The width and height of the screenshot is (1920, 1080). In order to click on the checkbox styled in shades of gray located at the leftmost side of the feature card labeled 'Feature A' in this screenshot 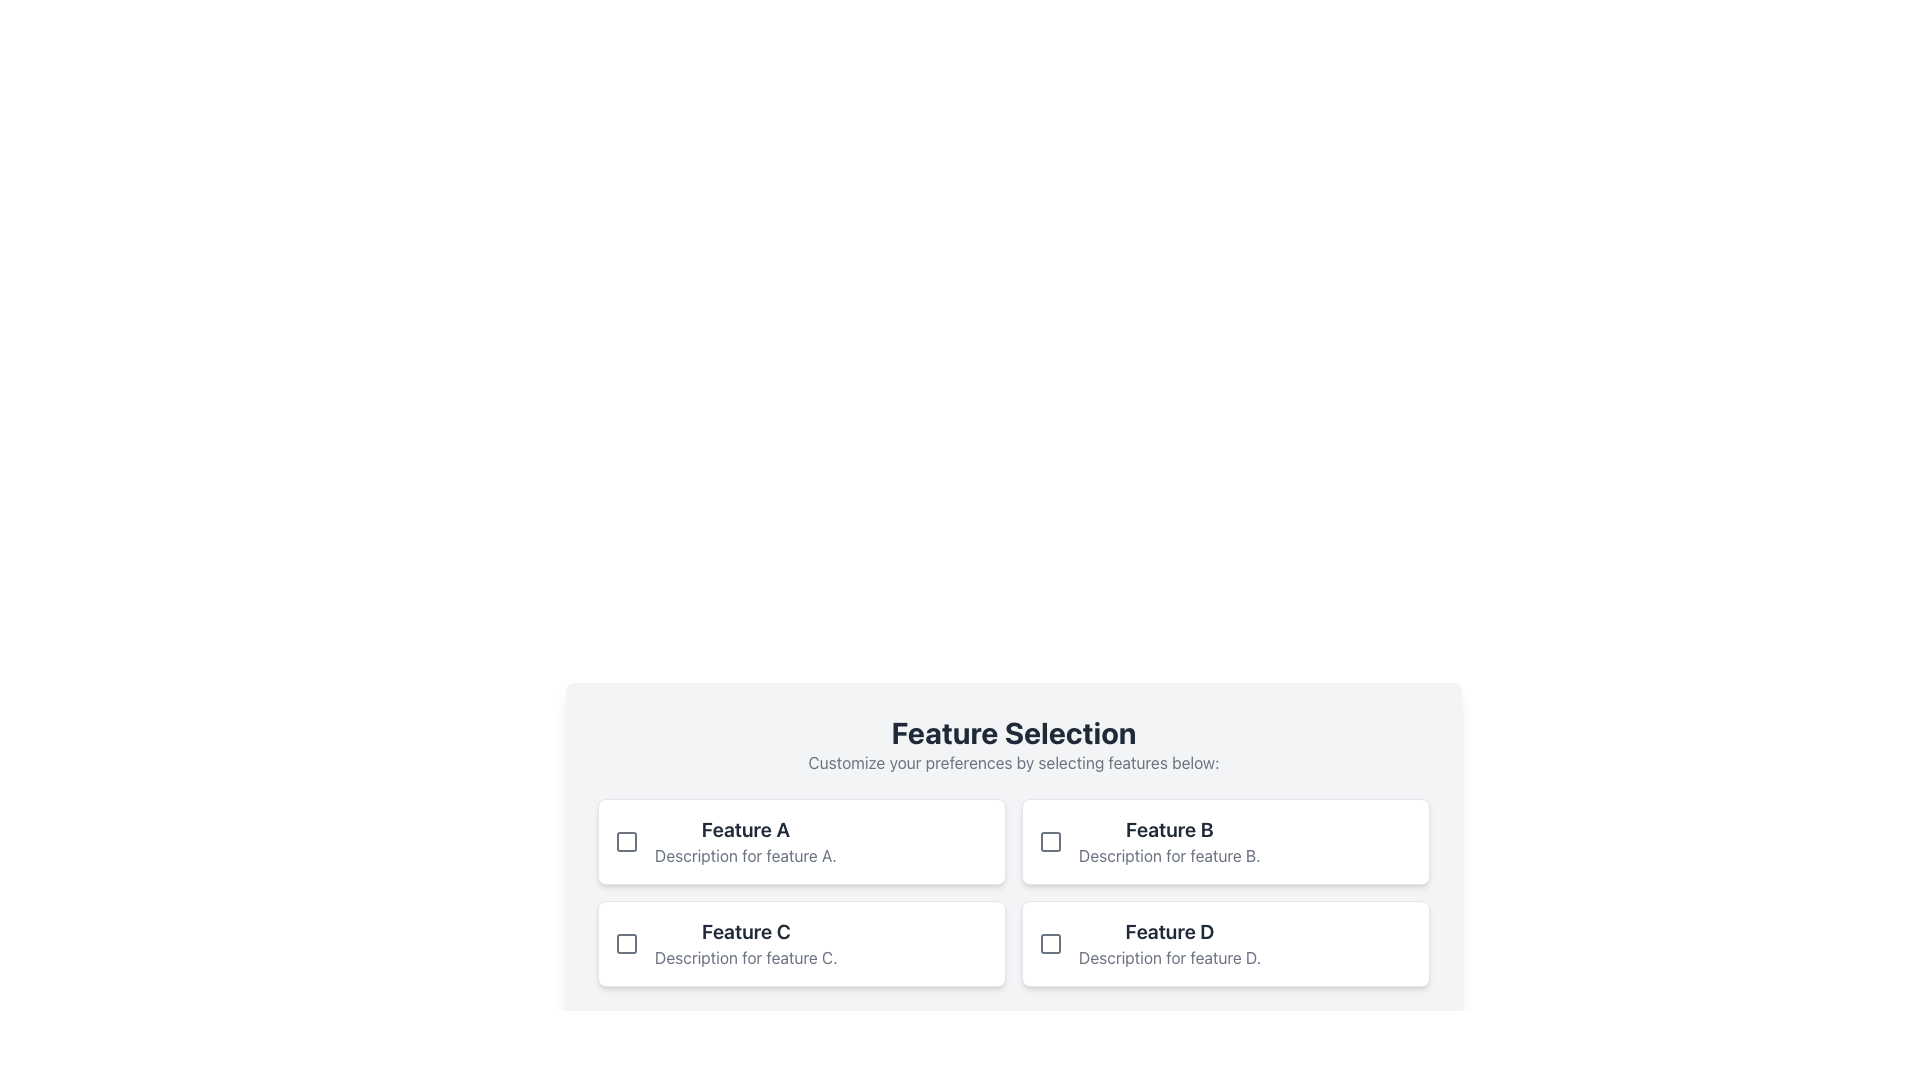, I will do `click(626, 841)`.